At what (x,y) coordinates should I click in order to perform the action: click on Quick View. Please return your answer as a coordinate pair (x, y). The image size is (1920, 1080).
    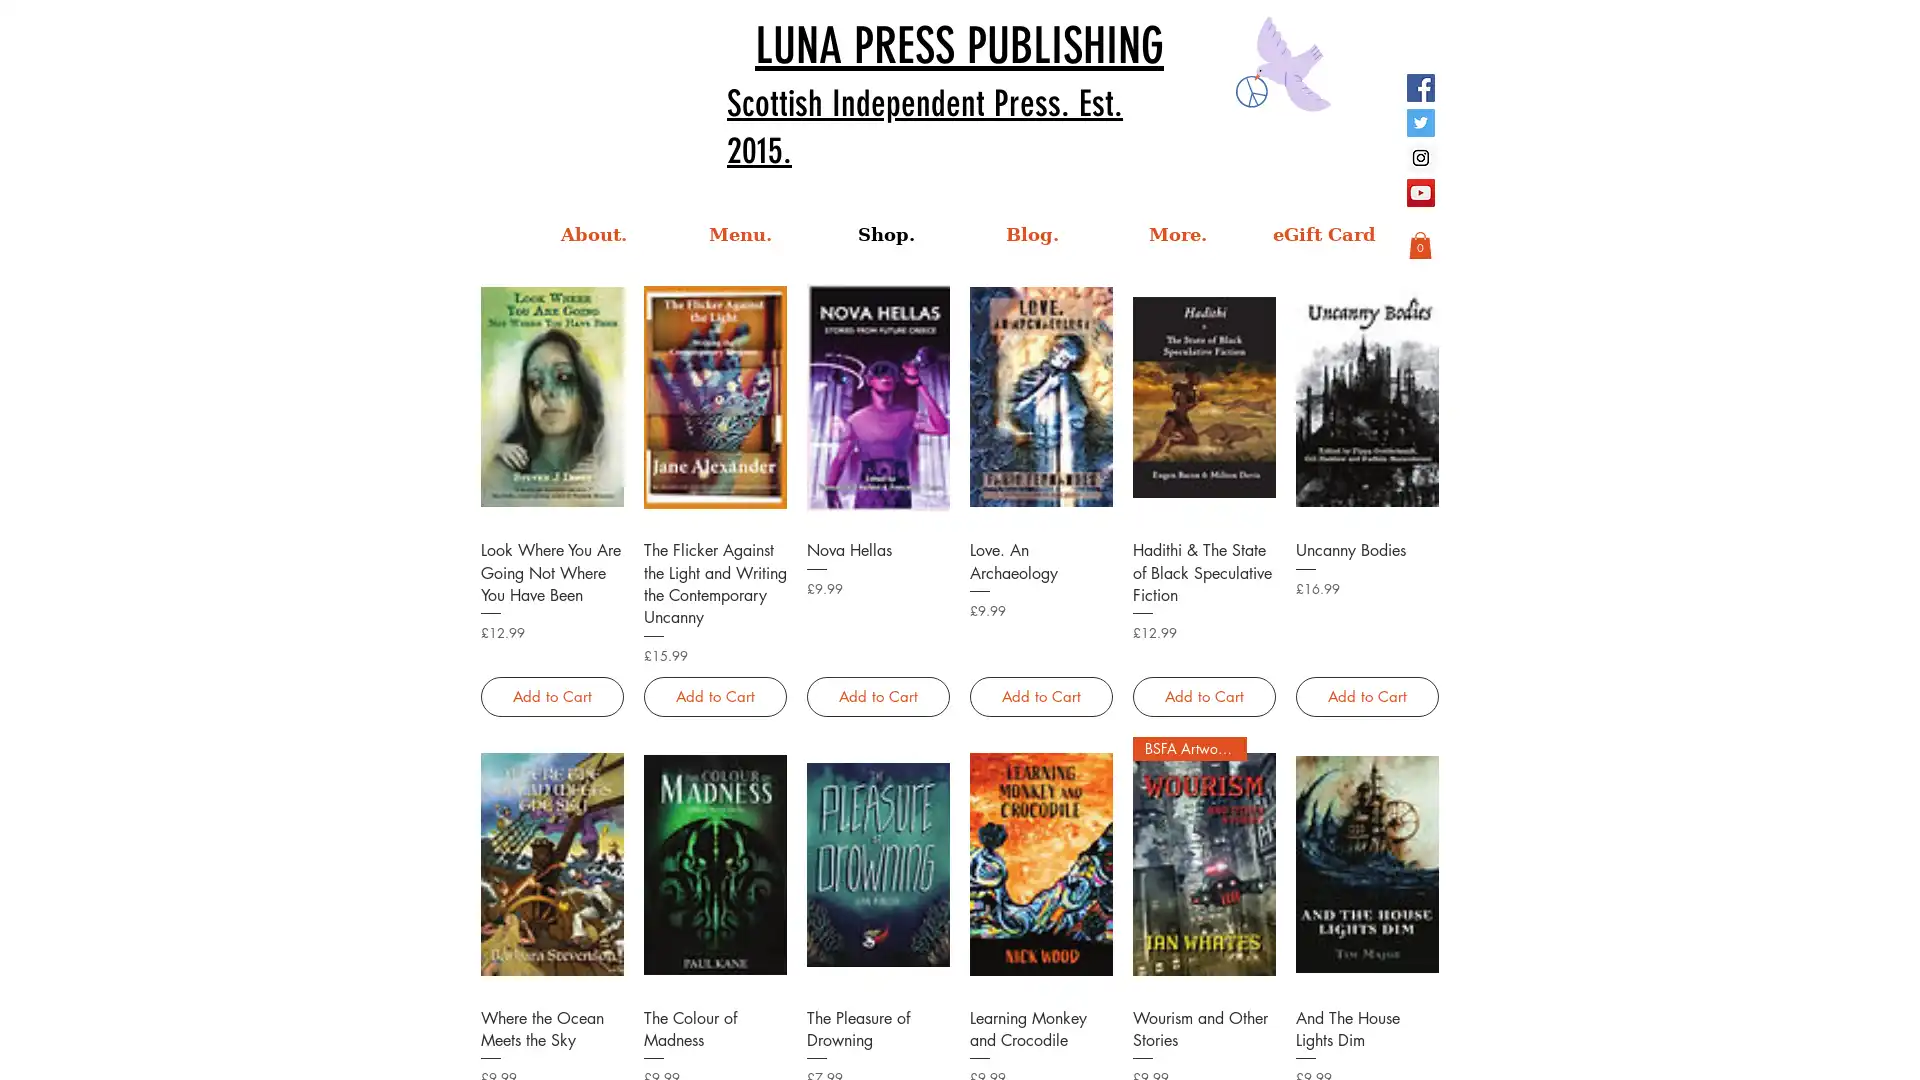
    Looking at the image, I should click on (1202, 1015).